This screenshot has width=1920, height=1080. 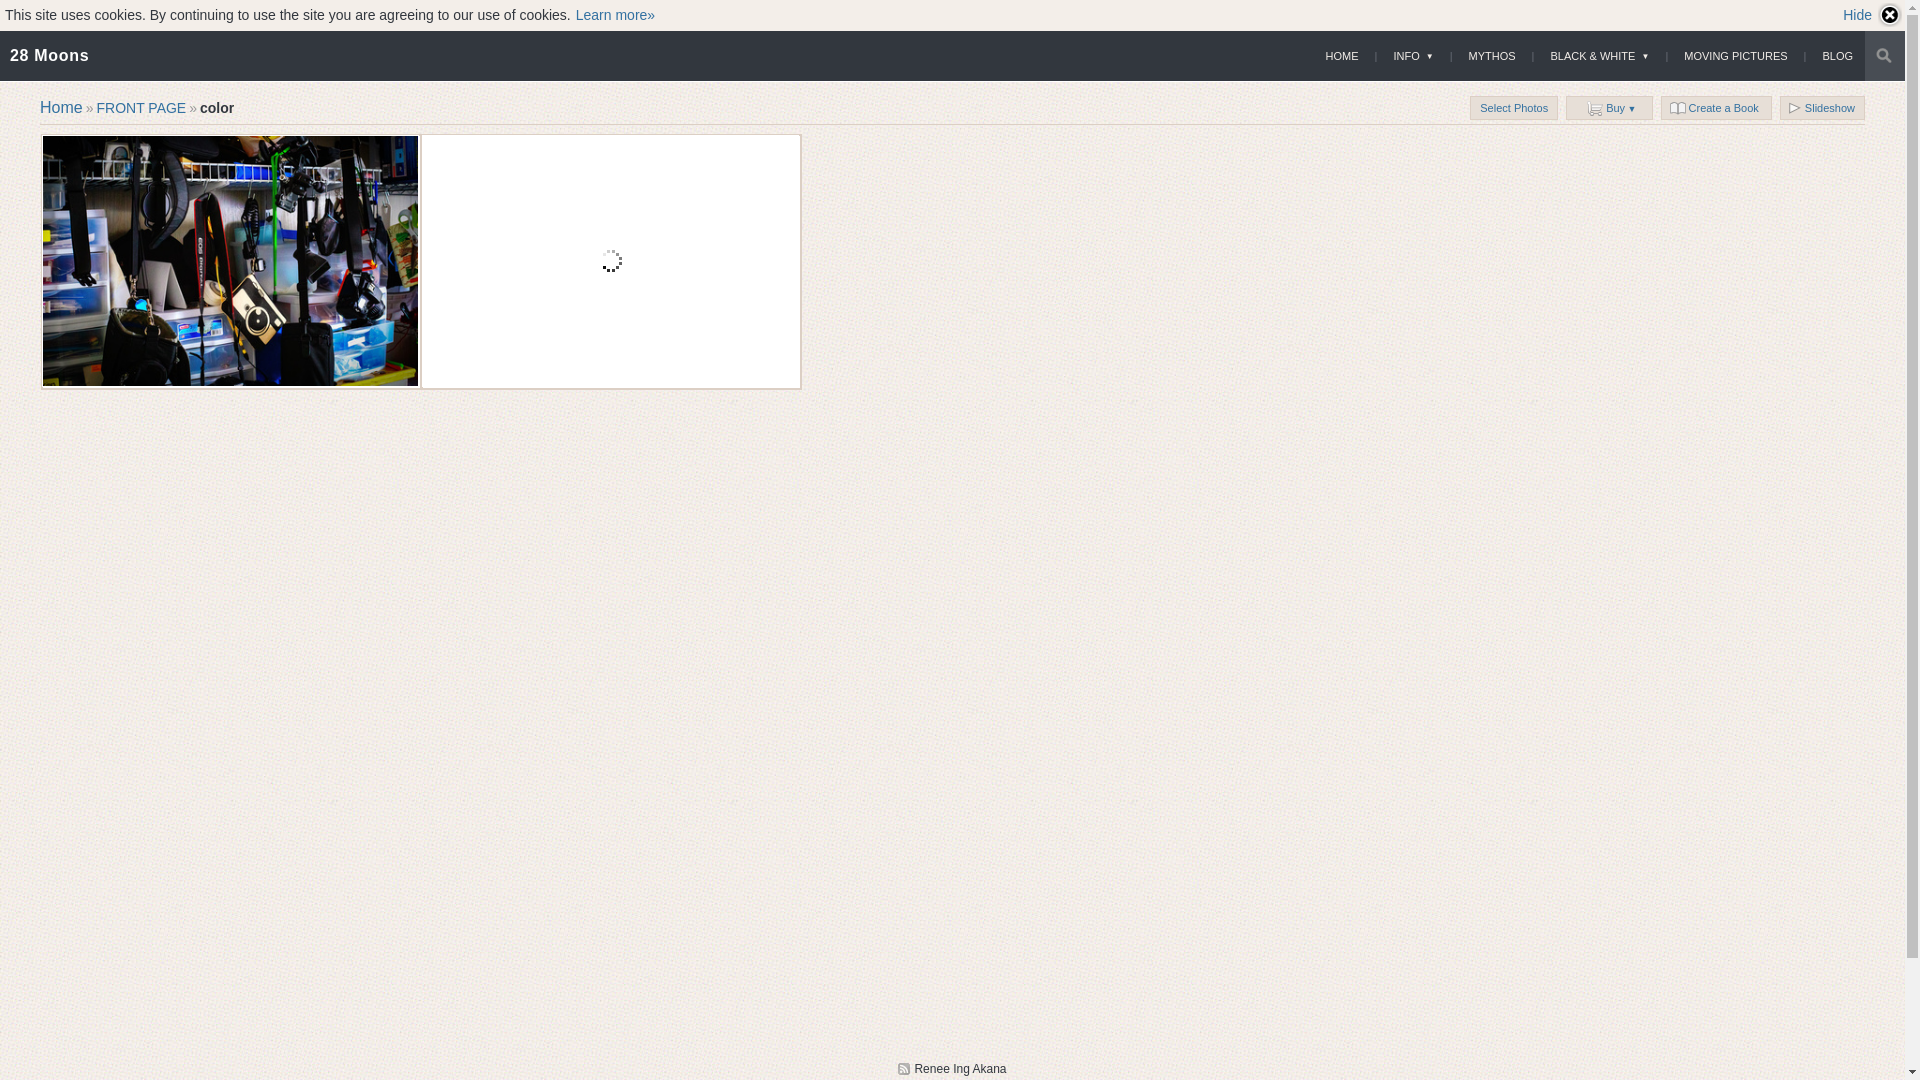 What do you see at coordinates (61, 107) in the screenshot?
I see `'Home'` at bounding box center [61, 107].